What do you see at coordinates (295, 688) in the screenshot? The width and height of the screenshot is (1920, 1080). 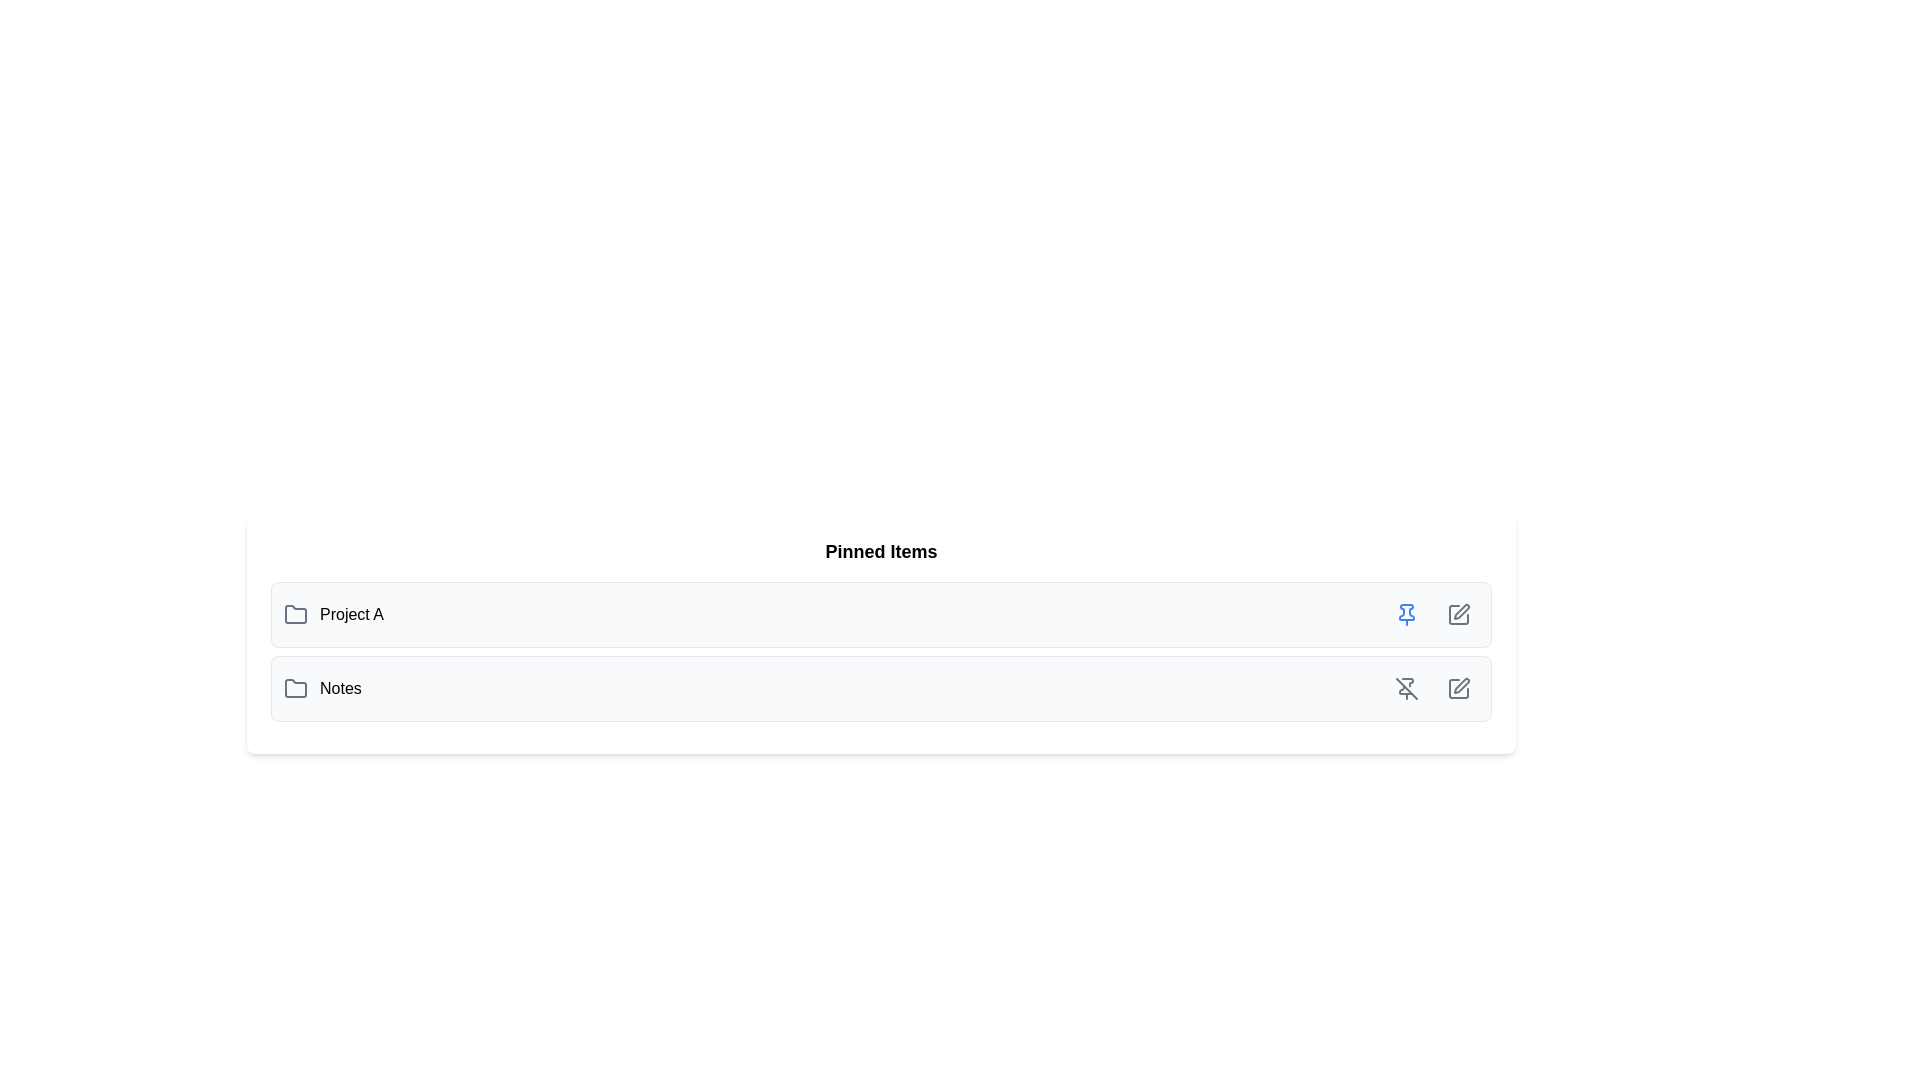 I see `the folder icon located to the left of the text 'Notes' in the second row of the vertically stacked list` at bounding box center [295, 688].